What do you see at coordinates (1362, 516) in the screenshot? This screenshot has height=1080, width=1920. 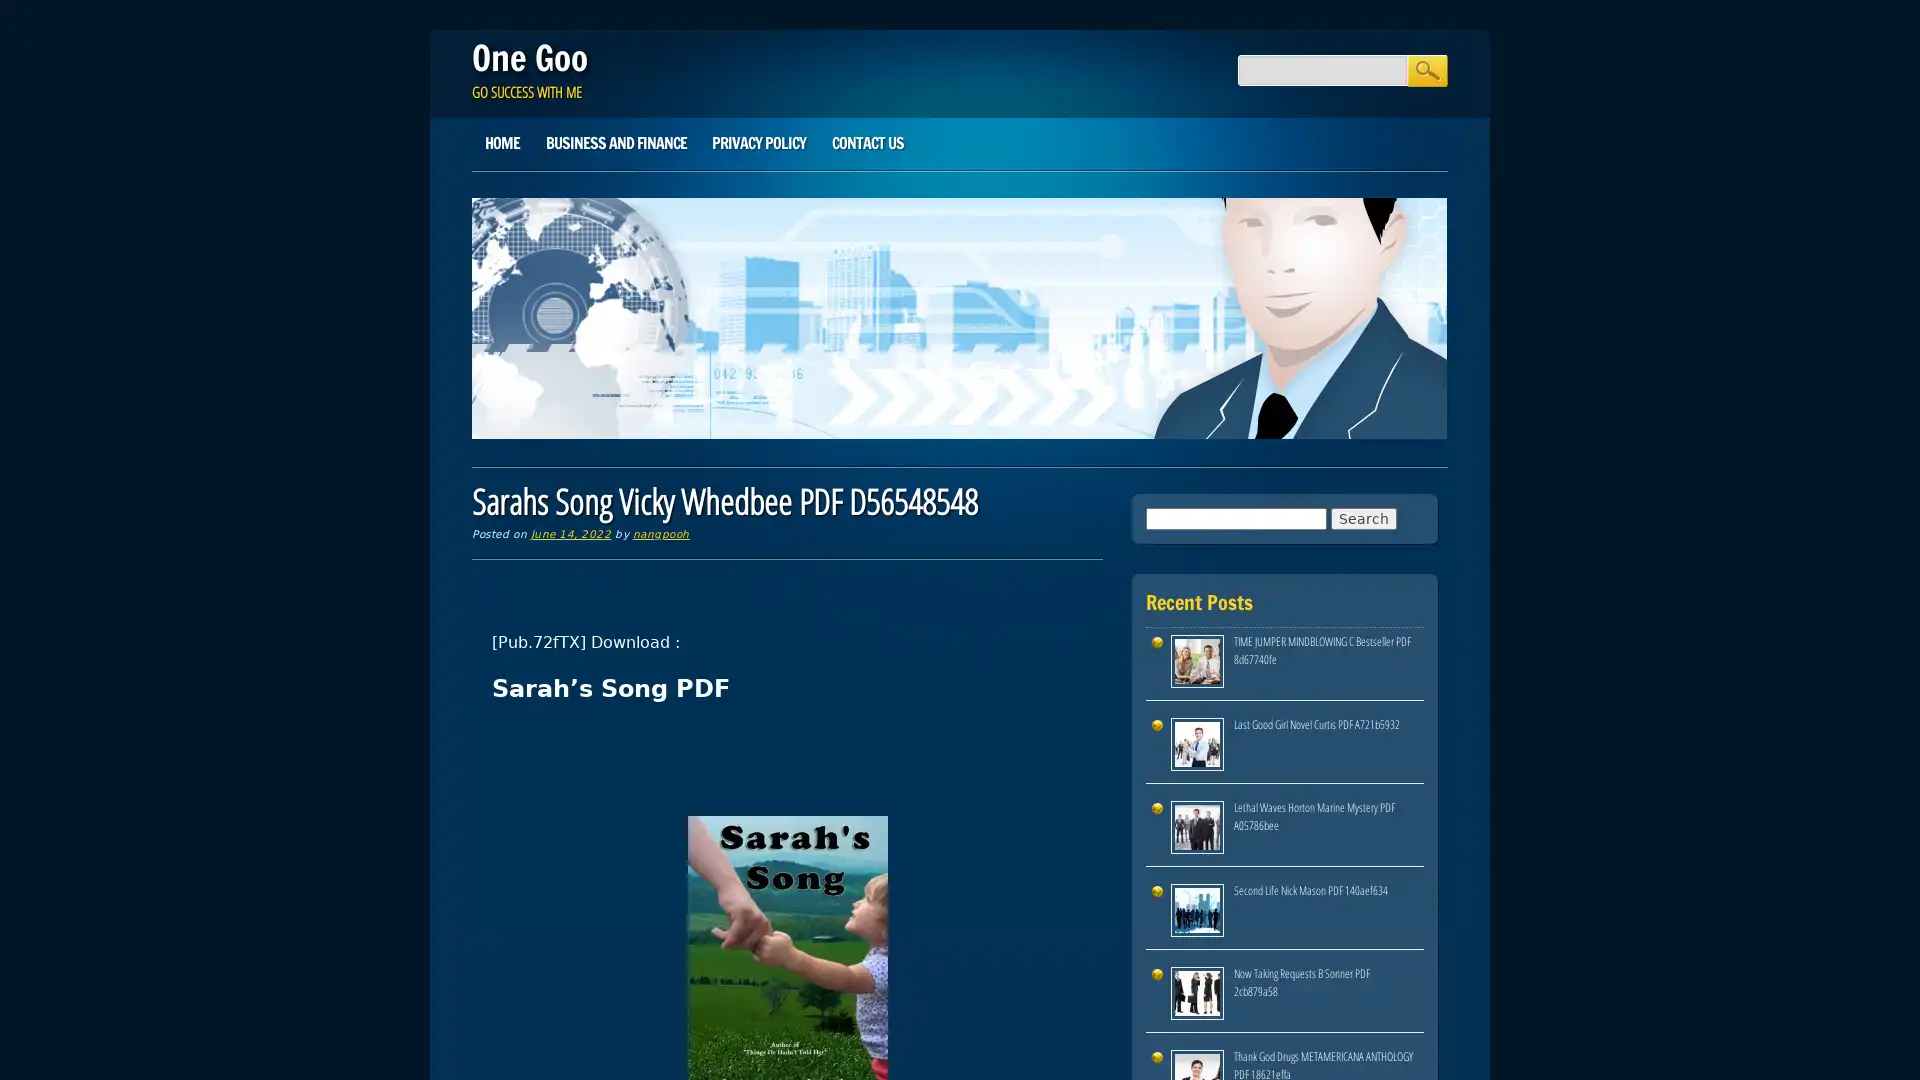 I see `Search` at bounding box center [1362, 516].